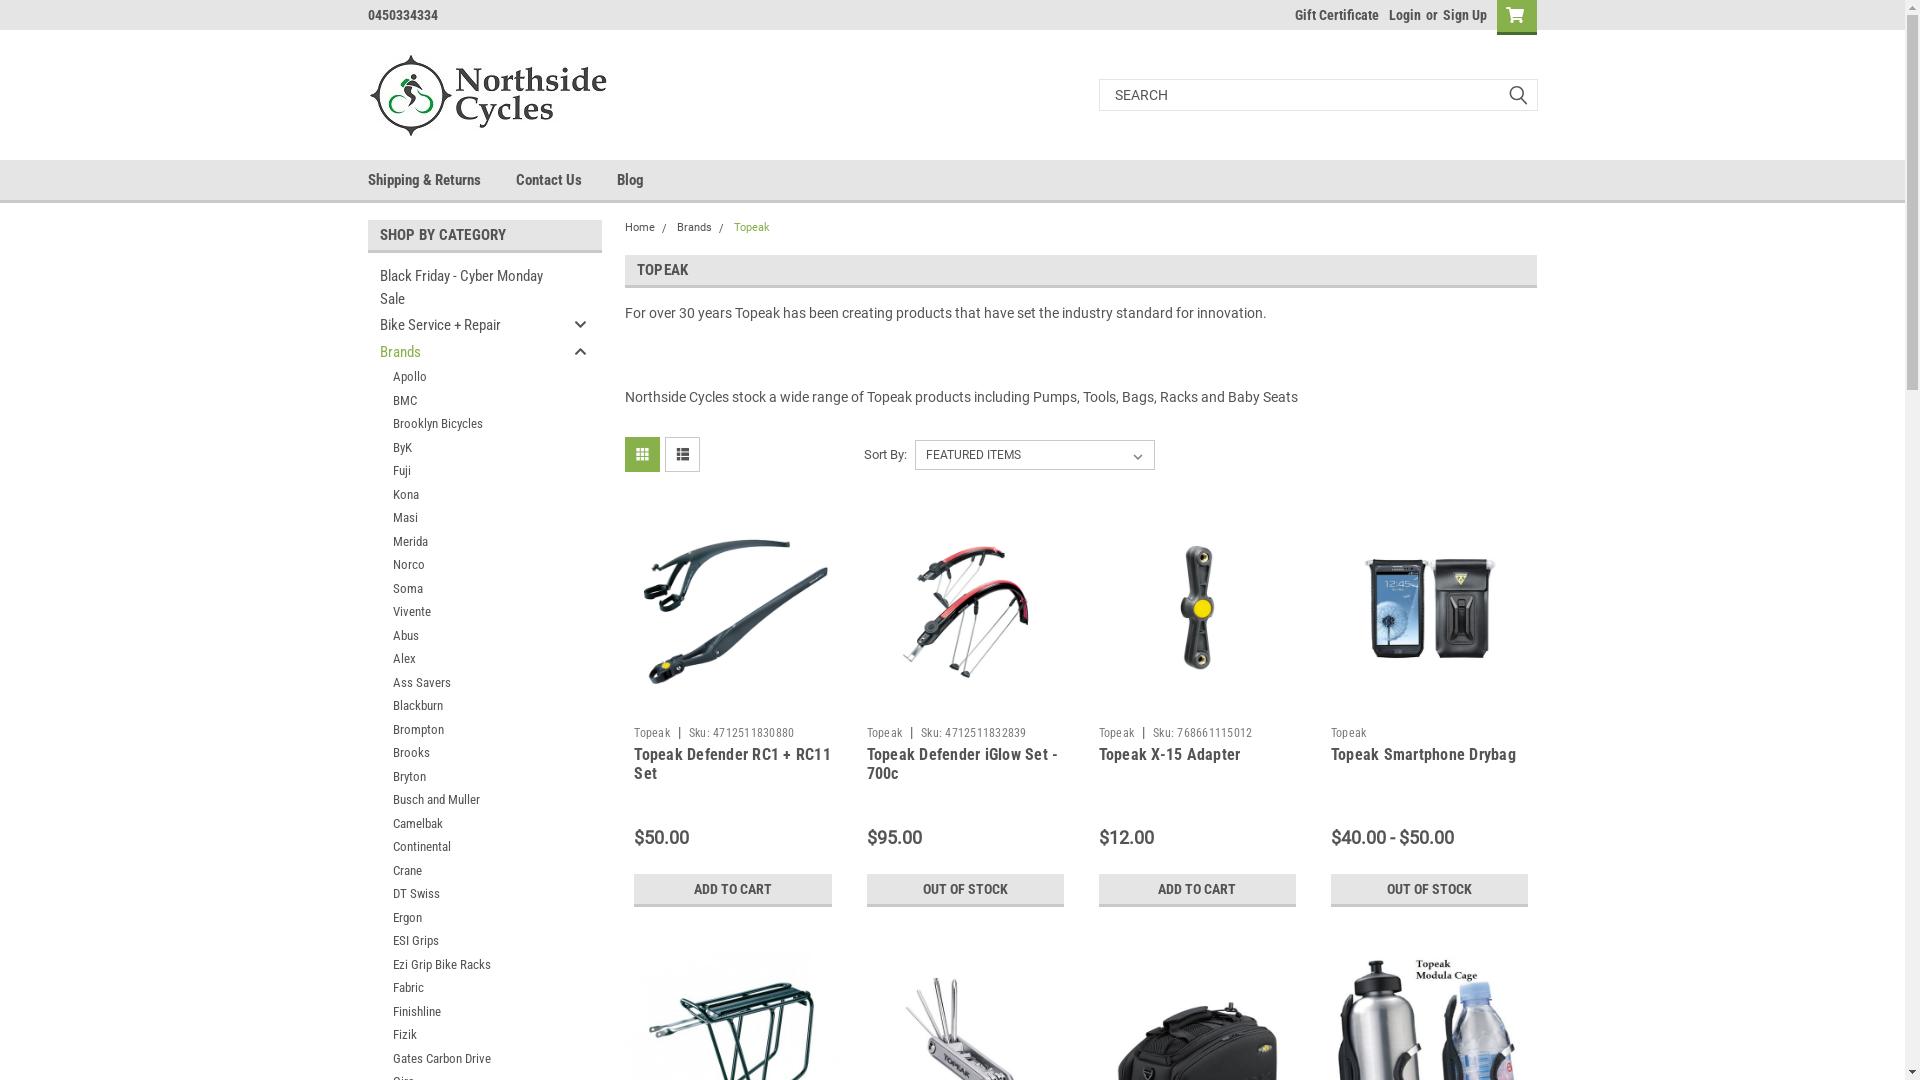 The height and width of the screenshot is (1080, 1920). I want to click on 'Topeak', so click(652, 732).